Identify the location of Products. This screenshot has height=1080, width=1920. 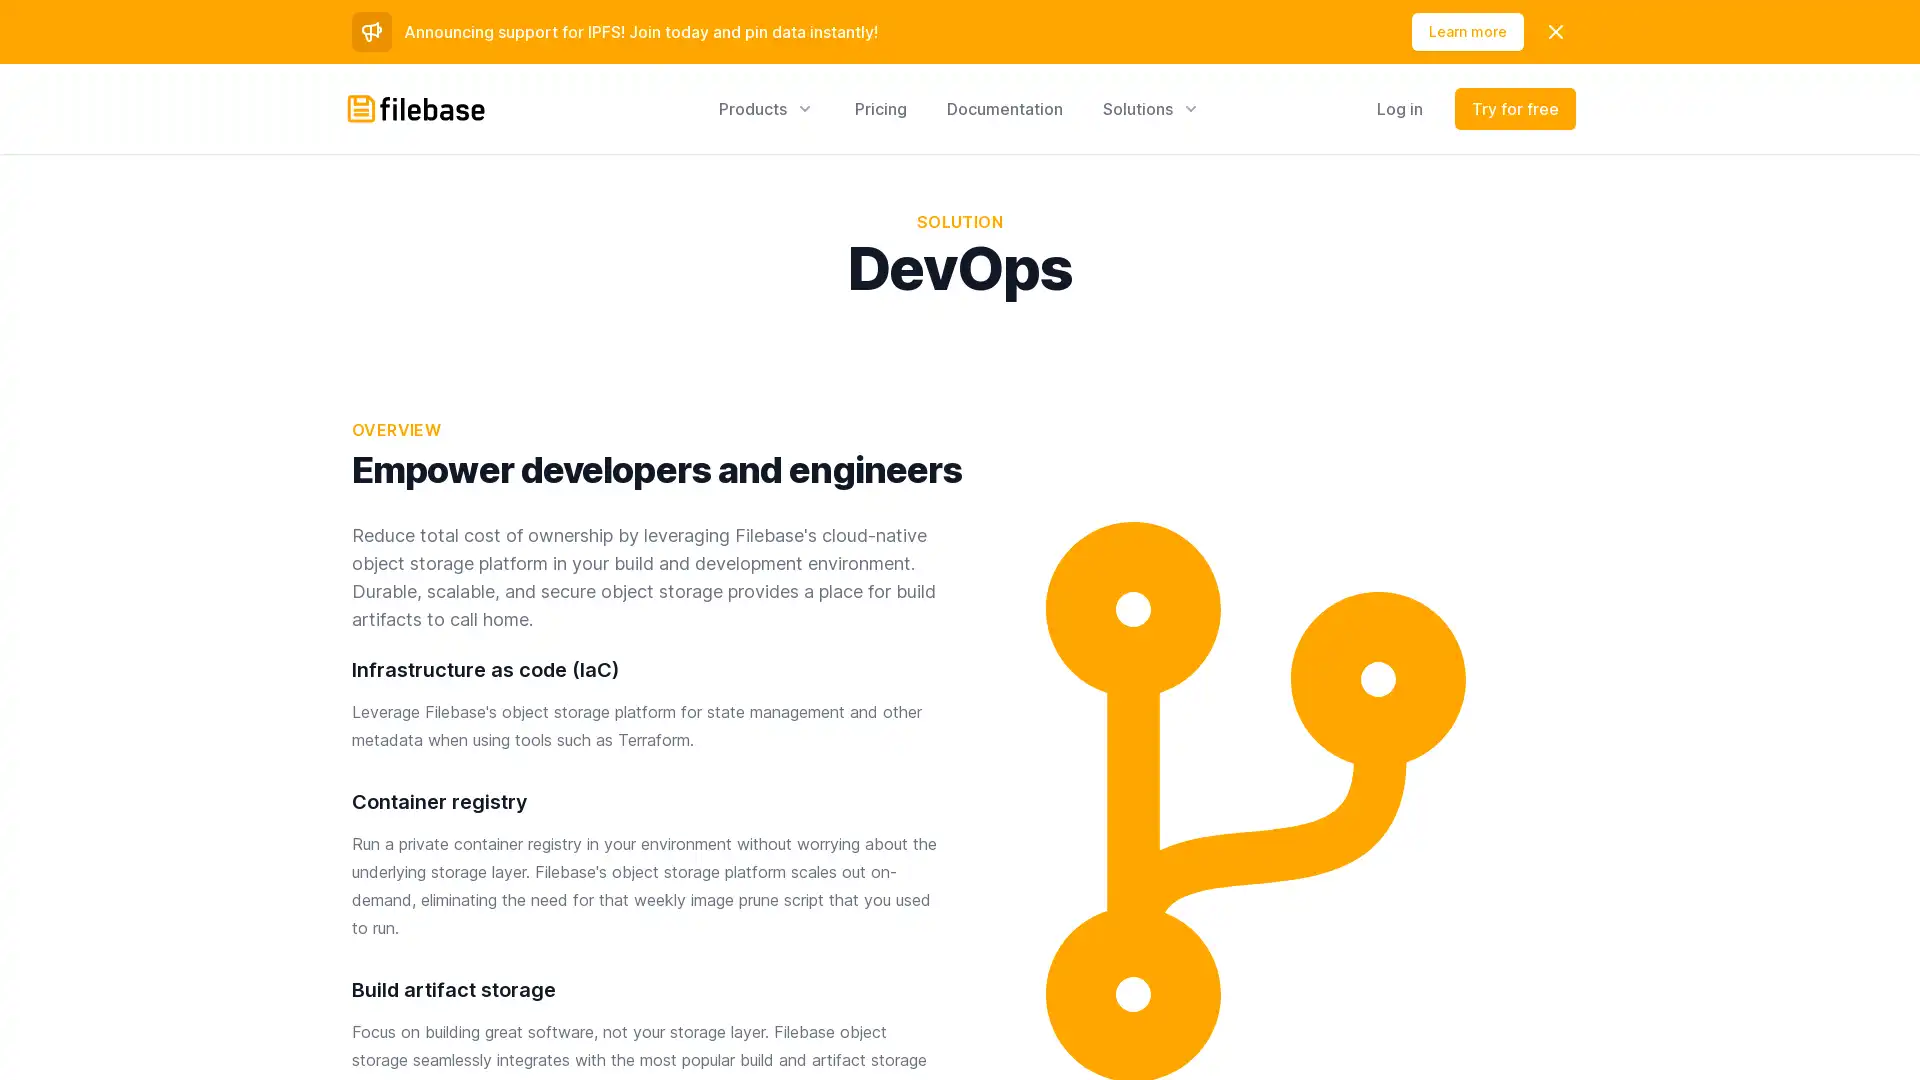
(766, 108).